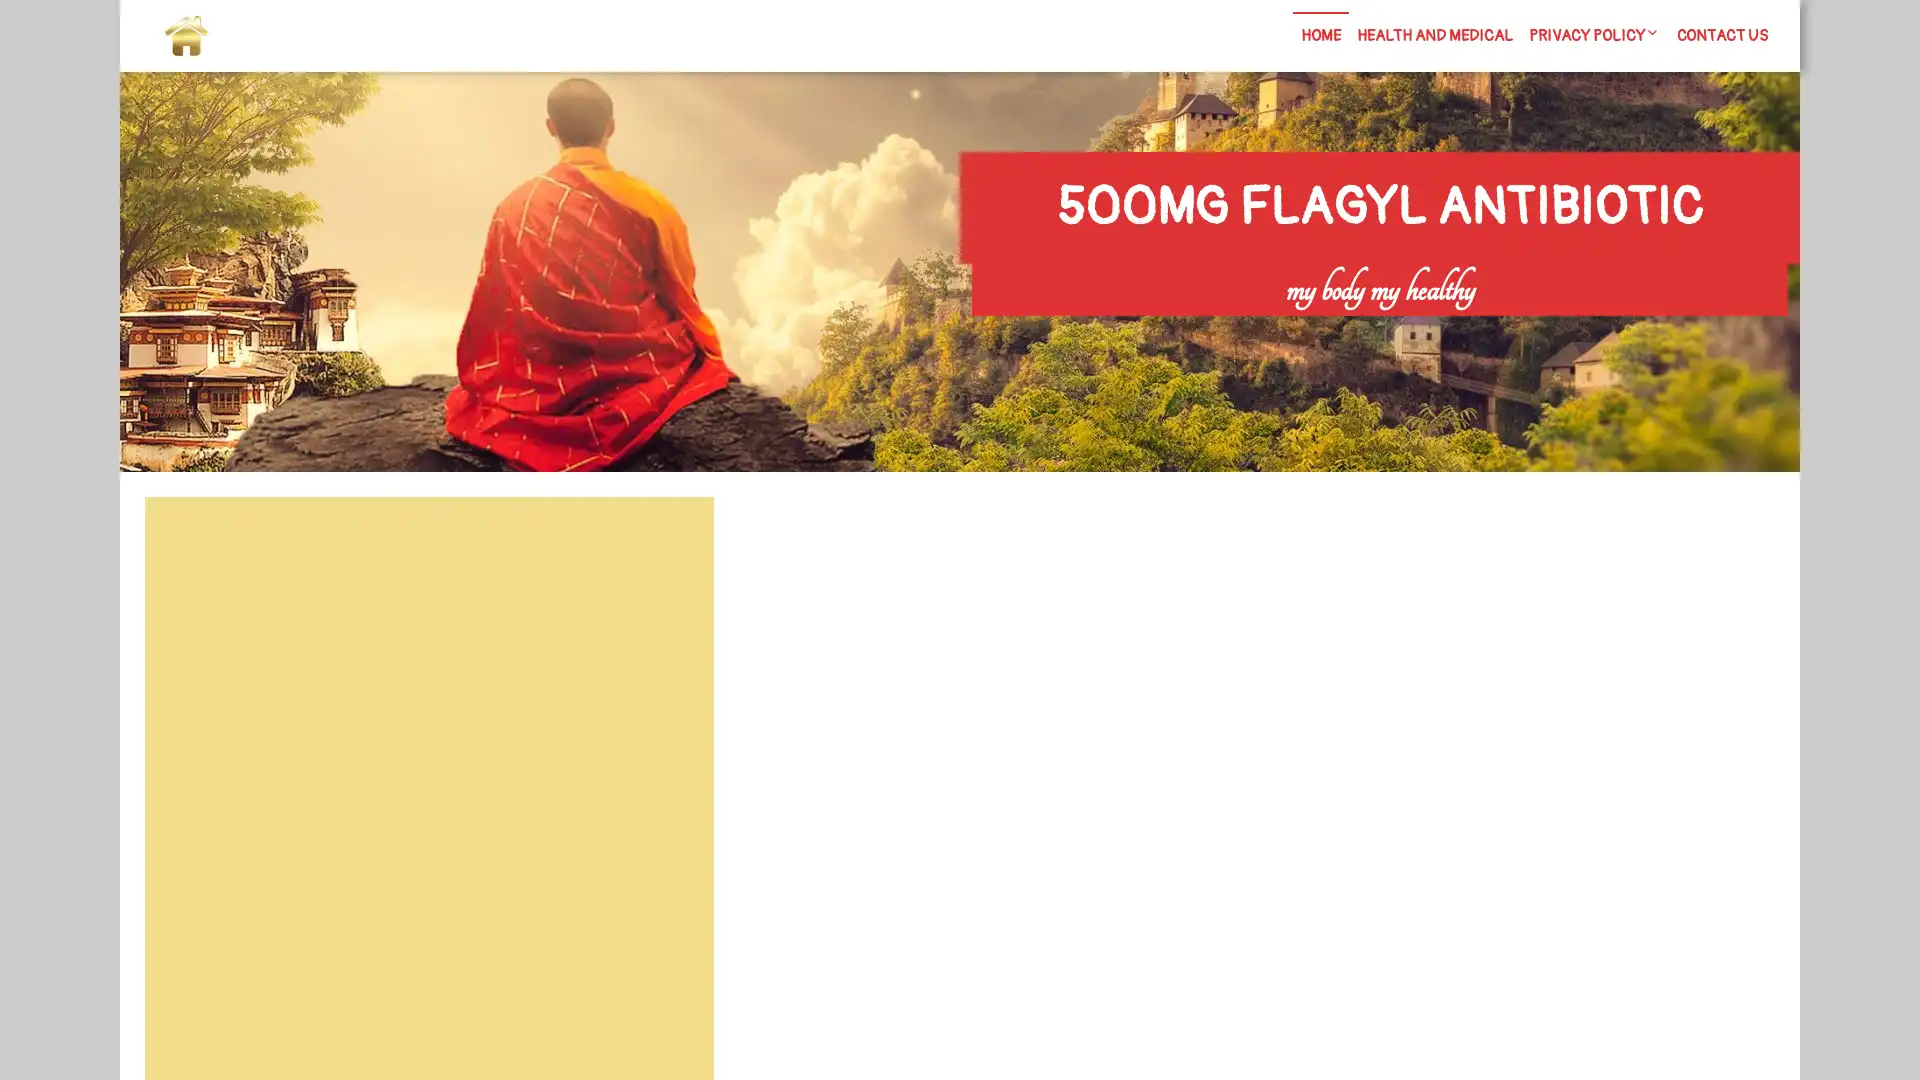  What do you see at coordinates (1557, 327) in the screenshot?
I see `Search` at bounding box center [1557, 327].